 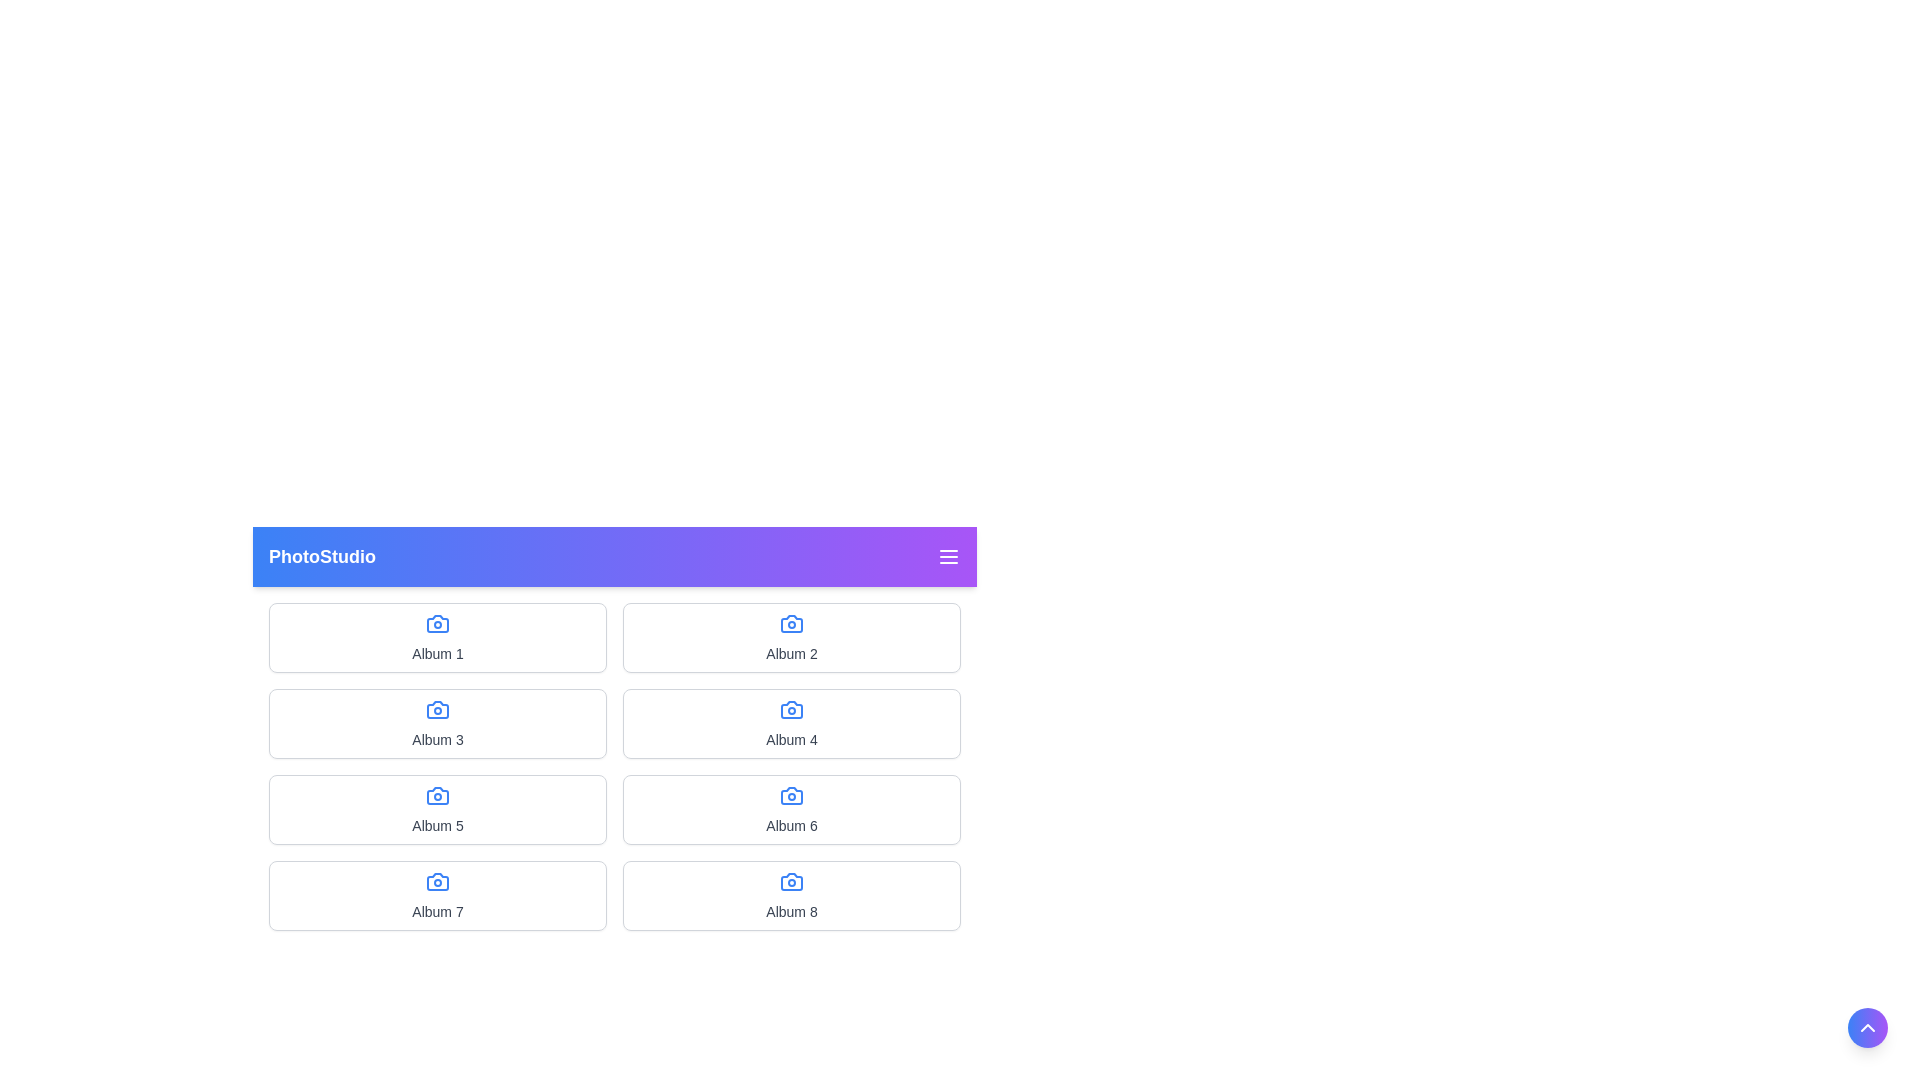 What do you see at coordinates (1866, 1028) in the screenshot?
I see `the circular gradient button with a white upward-pointing chevron icon to scroll upward` at bounding box center [1866, 1028].